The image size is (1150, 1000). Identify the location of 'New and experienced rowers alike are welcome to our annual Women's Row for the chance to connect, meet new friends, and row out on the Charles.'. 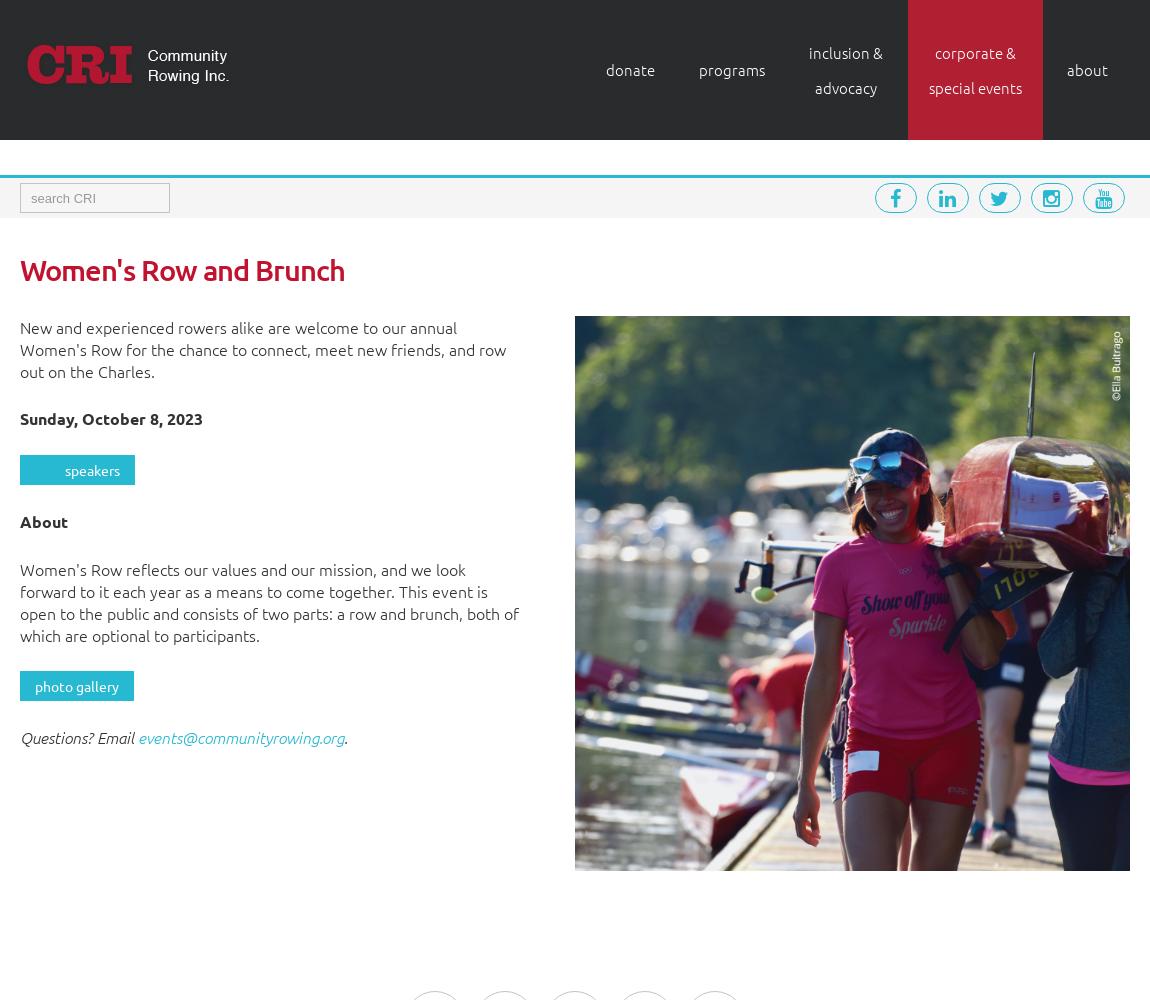
(262, 348).